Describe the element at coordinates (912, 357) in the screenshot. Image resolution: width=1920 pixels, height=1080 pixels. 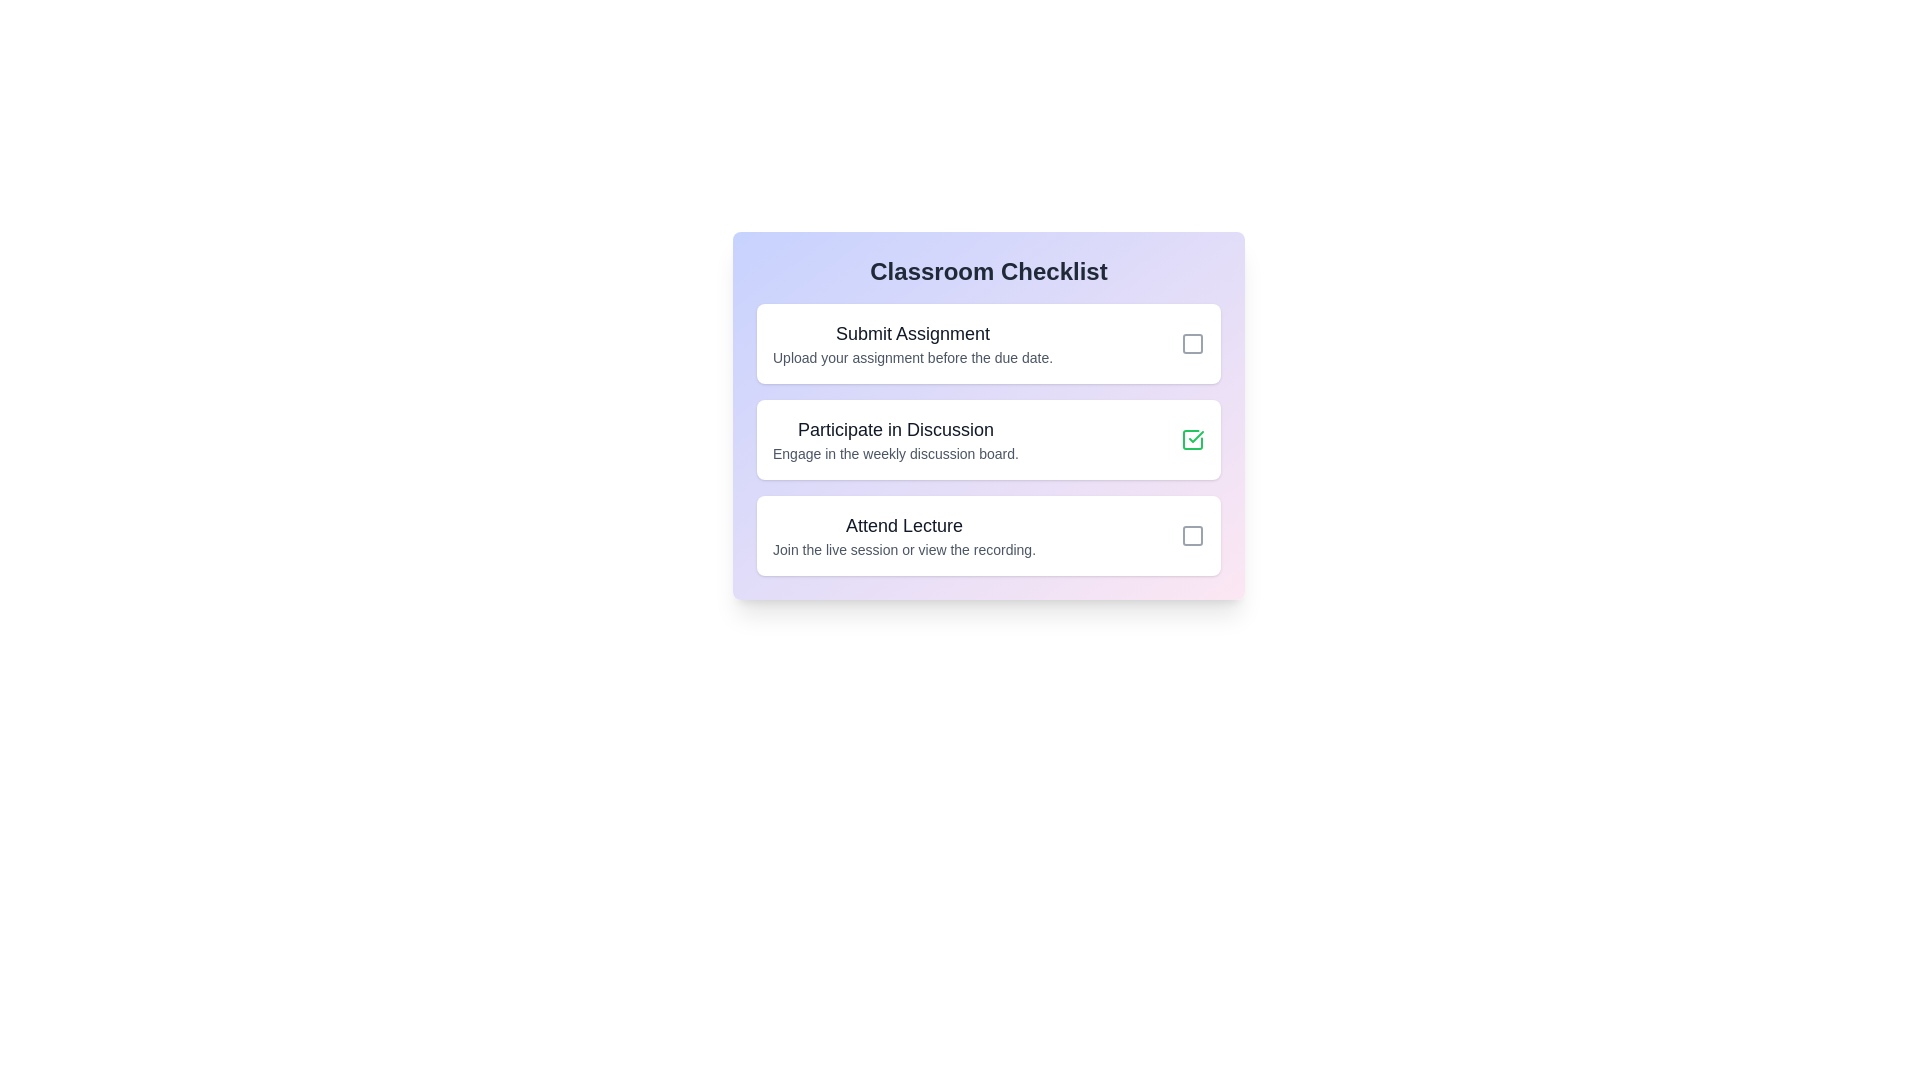
I see `the text element reading 'Upload your assignment before the due date.' which is styled in gray and positioned below the 'Submit Assignment' title` at that location.